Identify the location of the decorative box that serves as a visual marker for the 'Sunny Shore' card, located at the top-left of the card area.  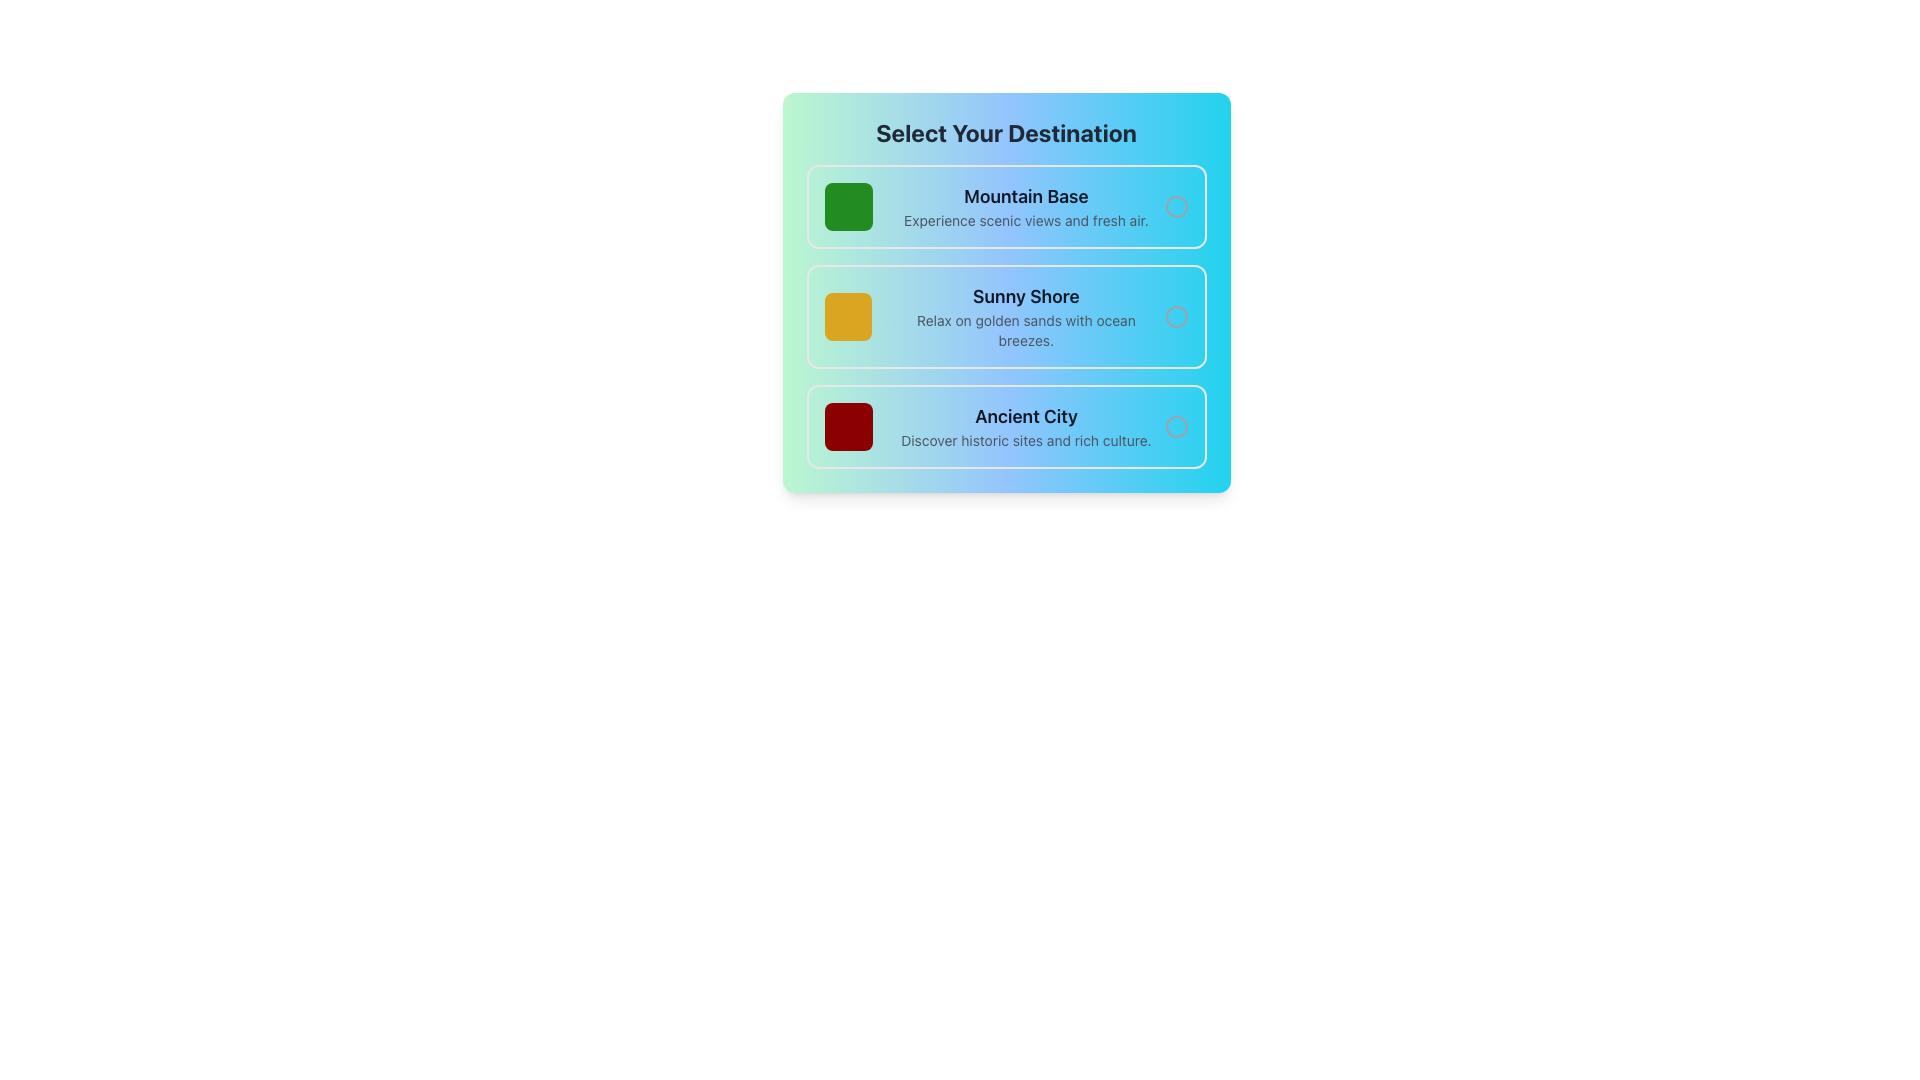
(848, 315).